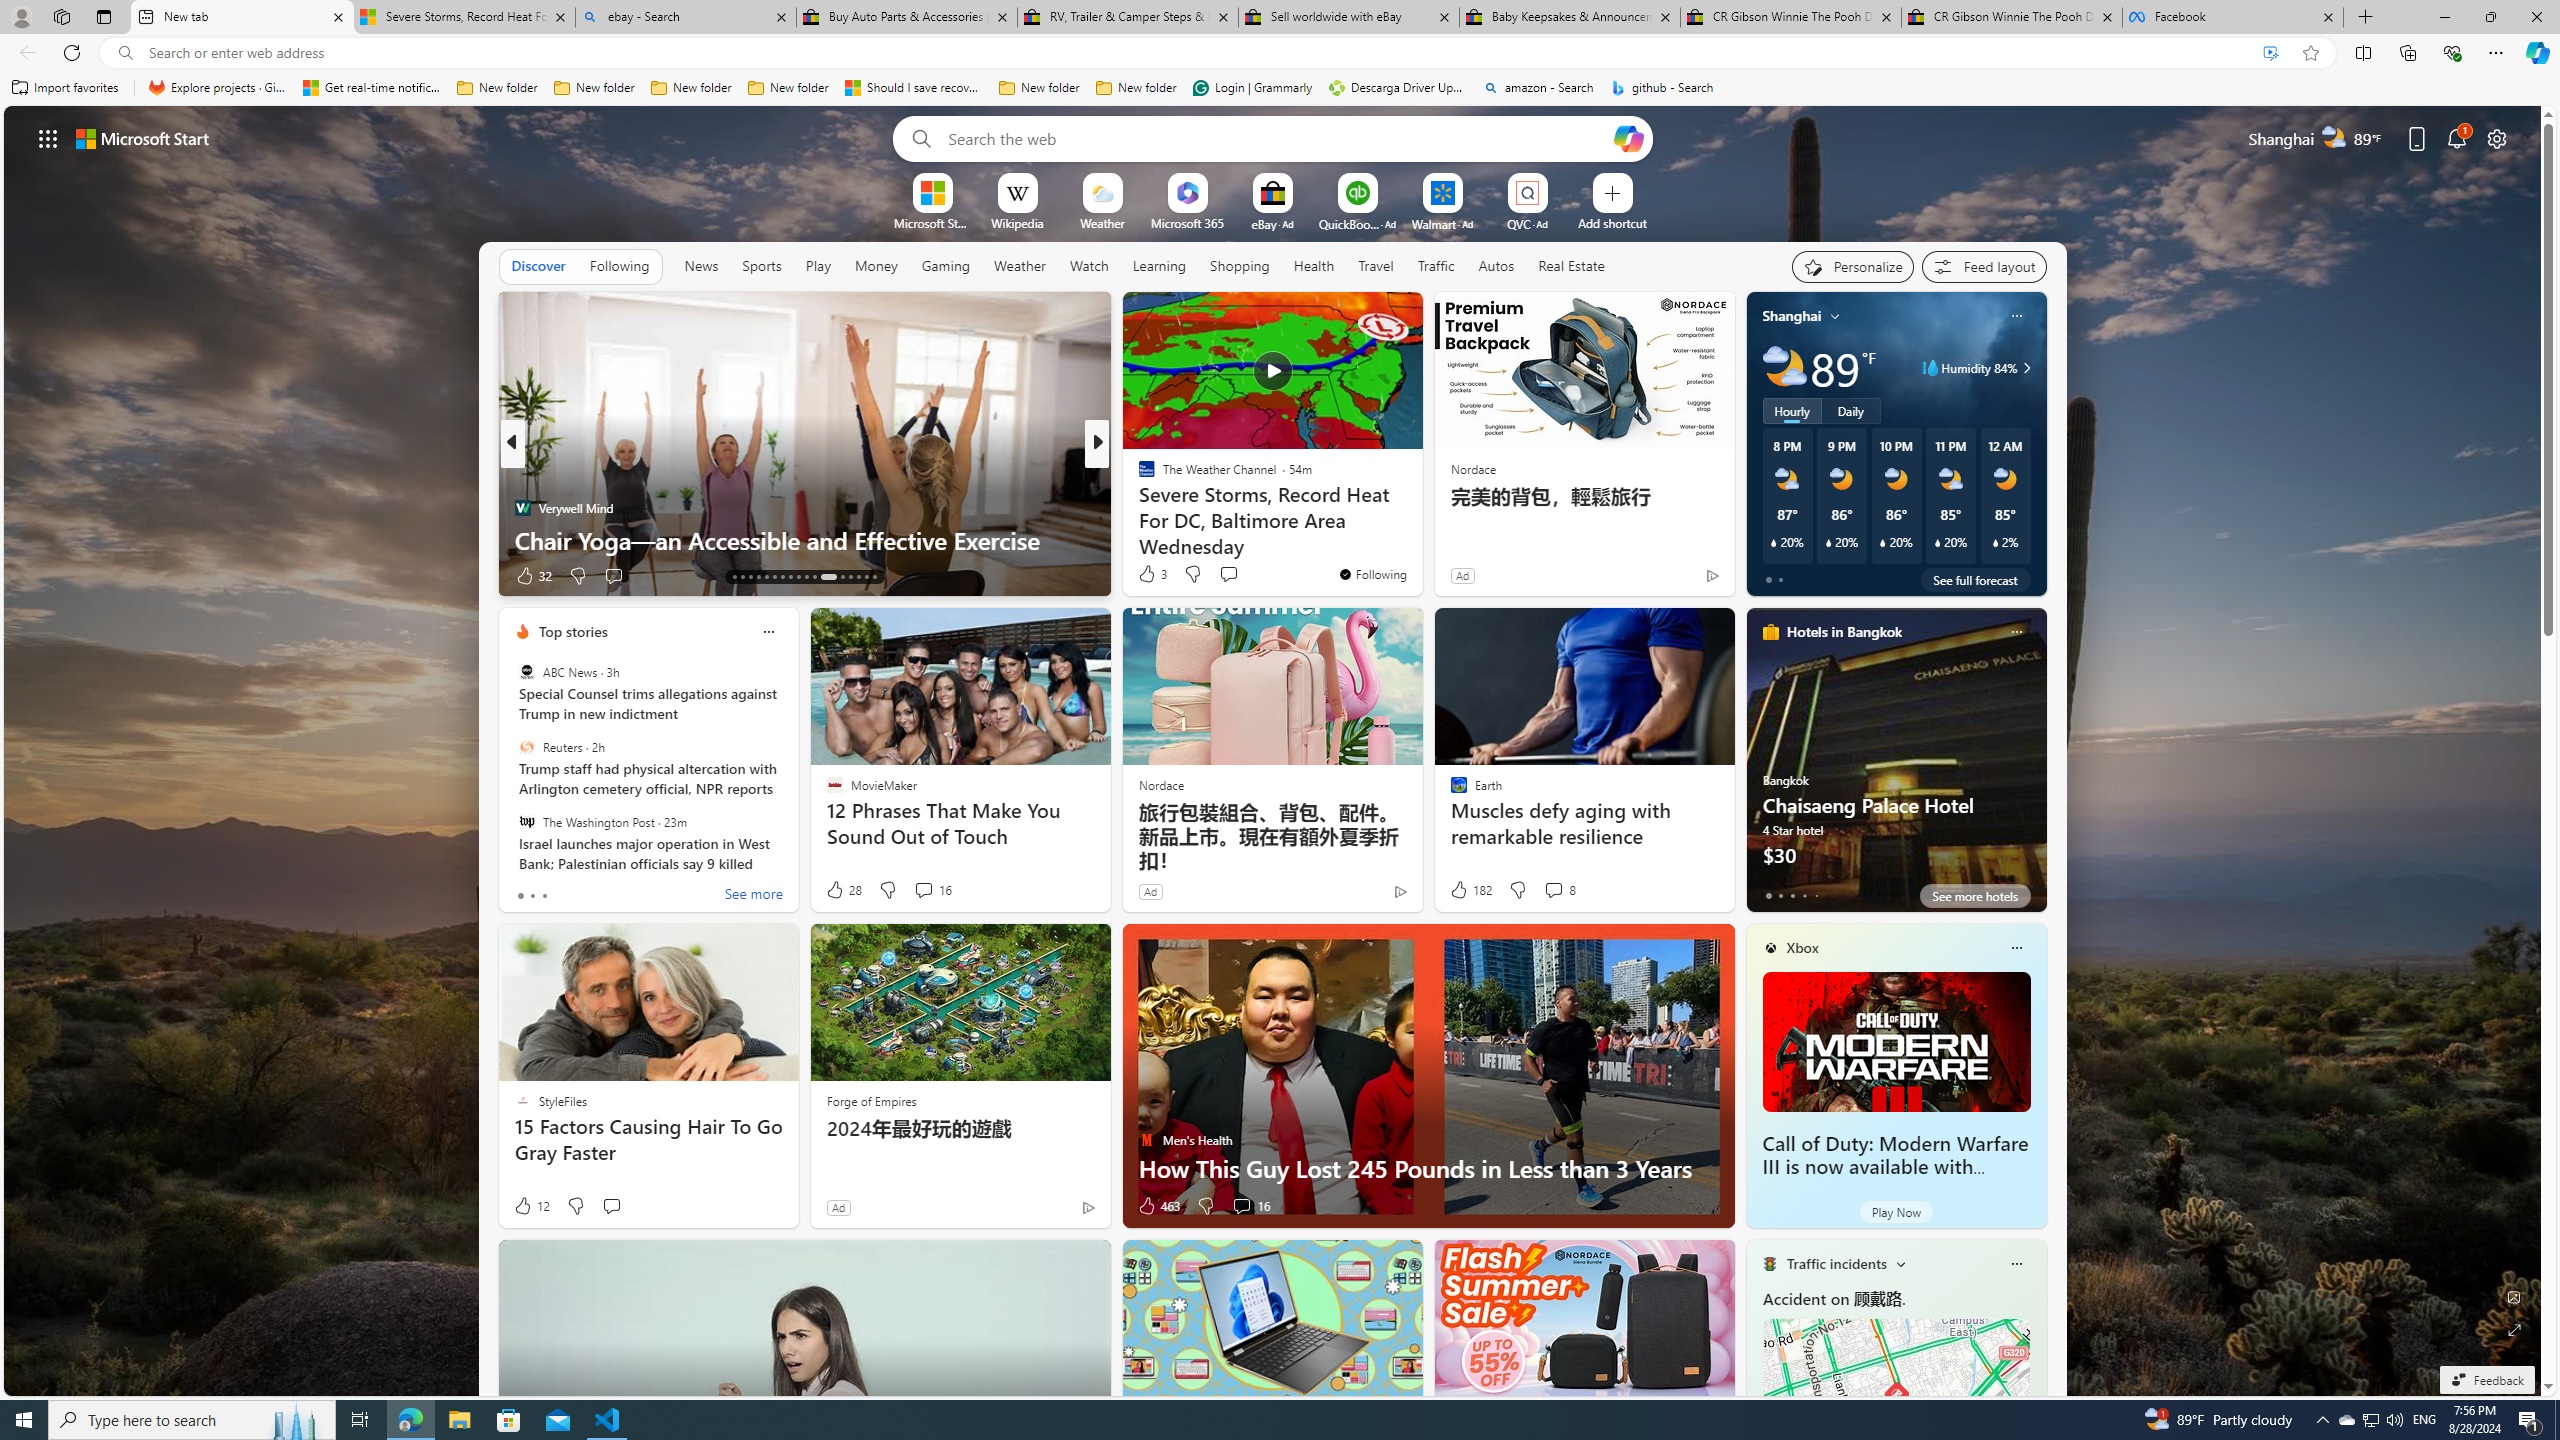  I want to click on 'Class: weather-arrow-glyph', so click(2025, 367).